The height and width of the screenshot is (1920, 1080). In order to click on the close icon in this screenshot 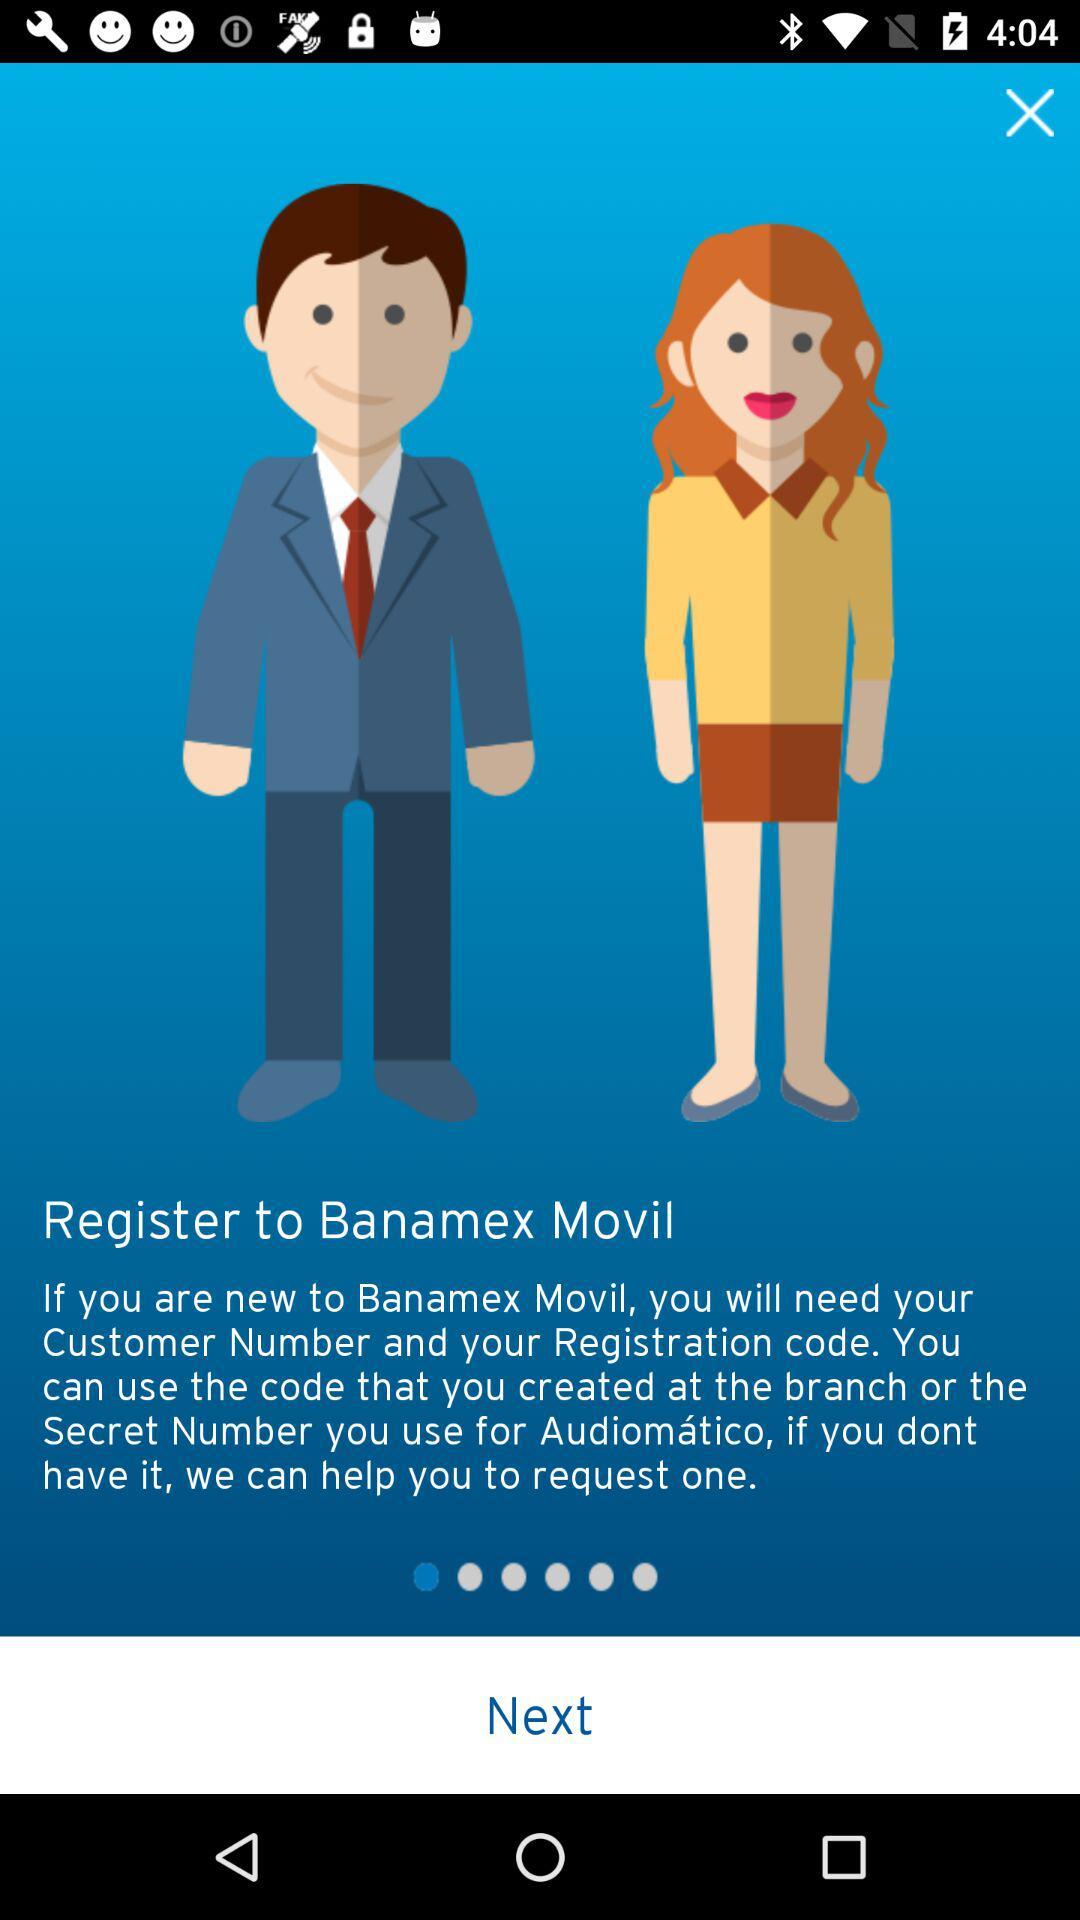, I will do `click(1030, 111)`.